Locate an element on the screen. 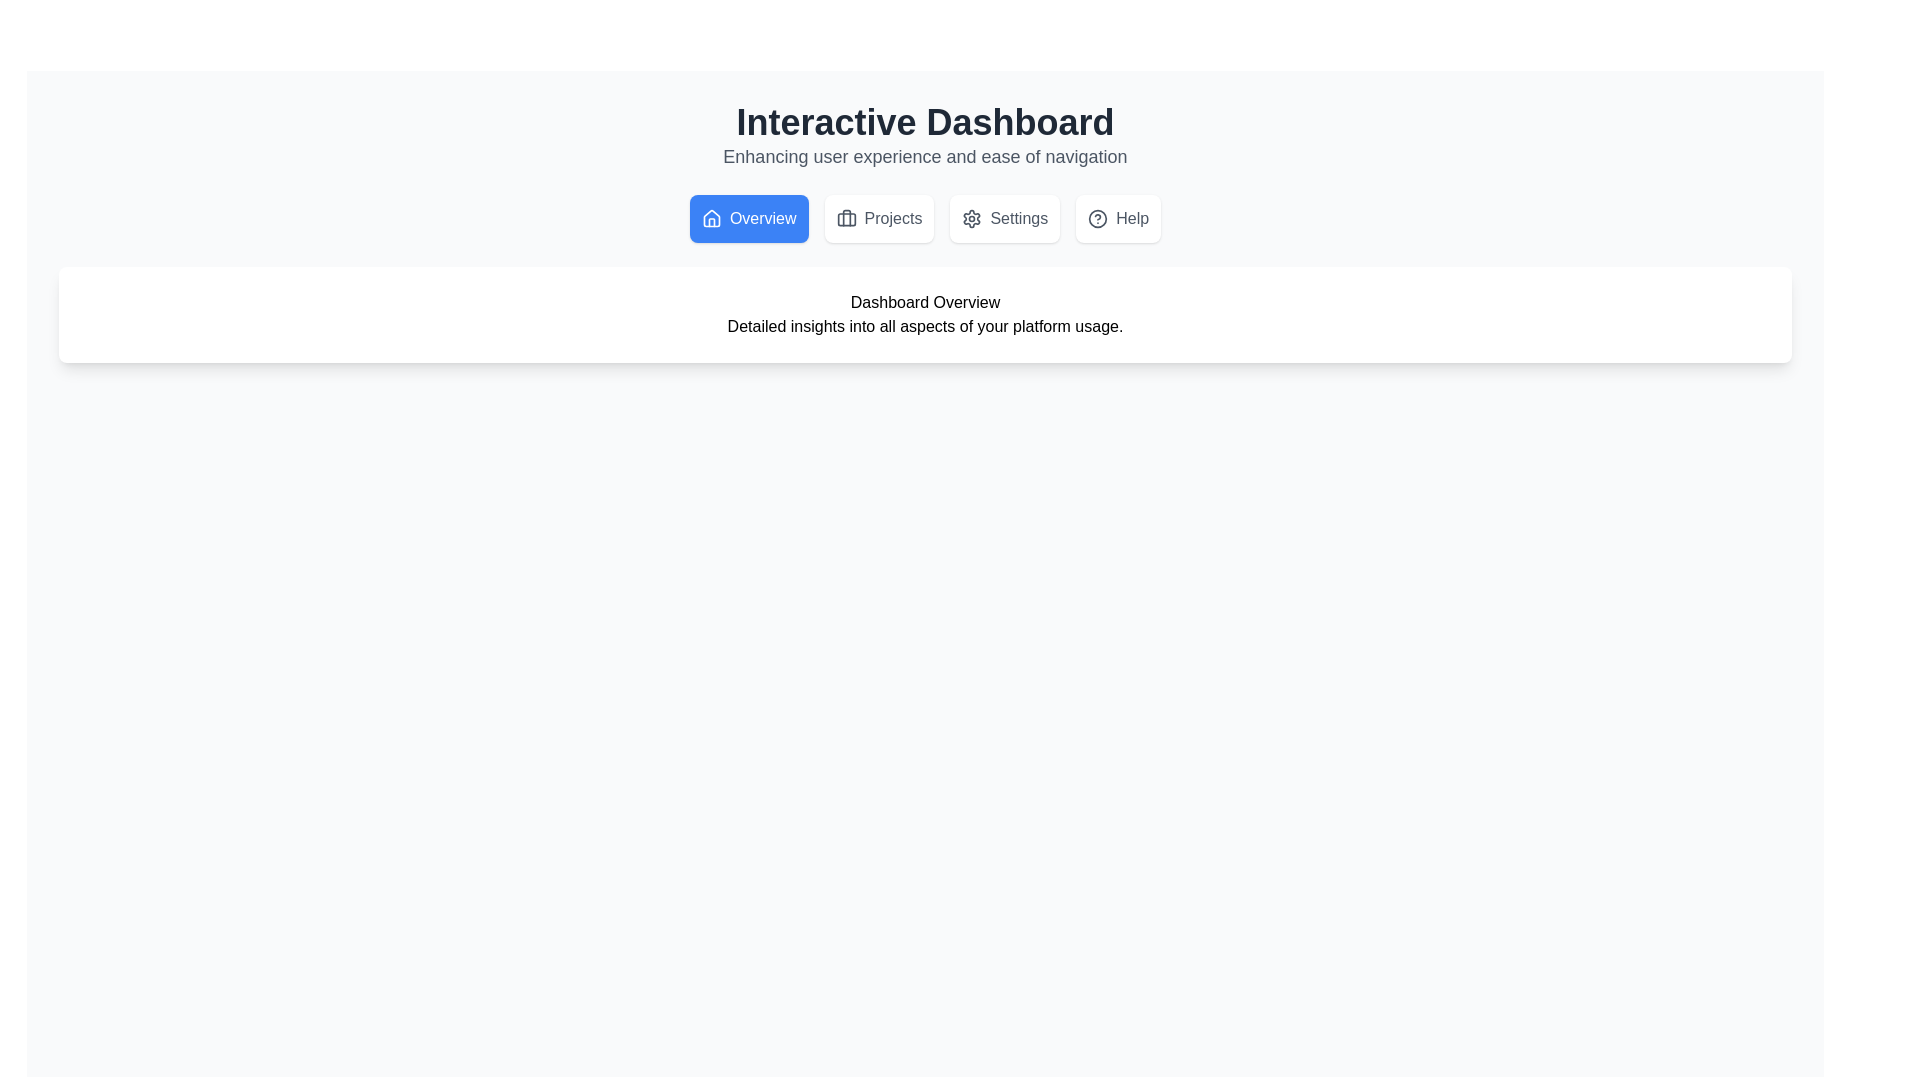 Image resolution: width=1920 pixels, height=1080 pixels. the decorative vector graphic element within the briefcase icon, which represents the 'Projects' section in the navigation bar is located at coordinates (846, 218).